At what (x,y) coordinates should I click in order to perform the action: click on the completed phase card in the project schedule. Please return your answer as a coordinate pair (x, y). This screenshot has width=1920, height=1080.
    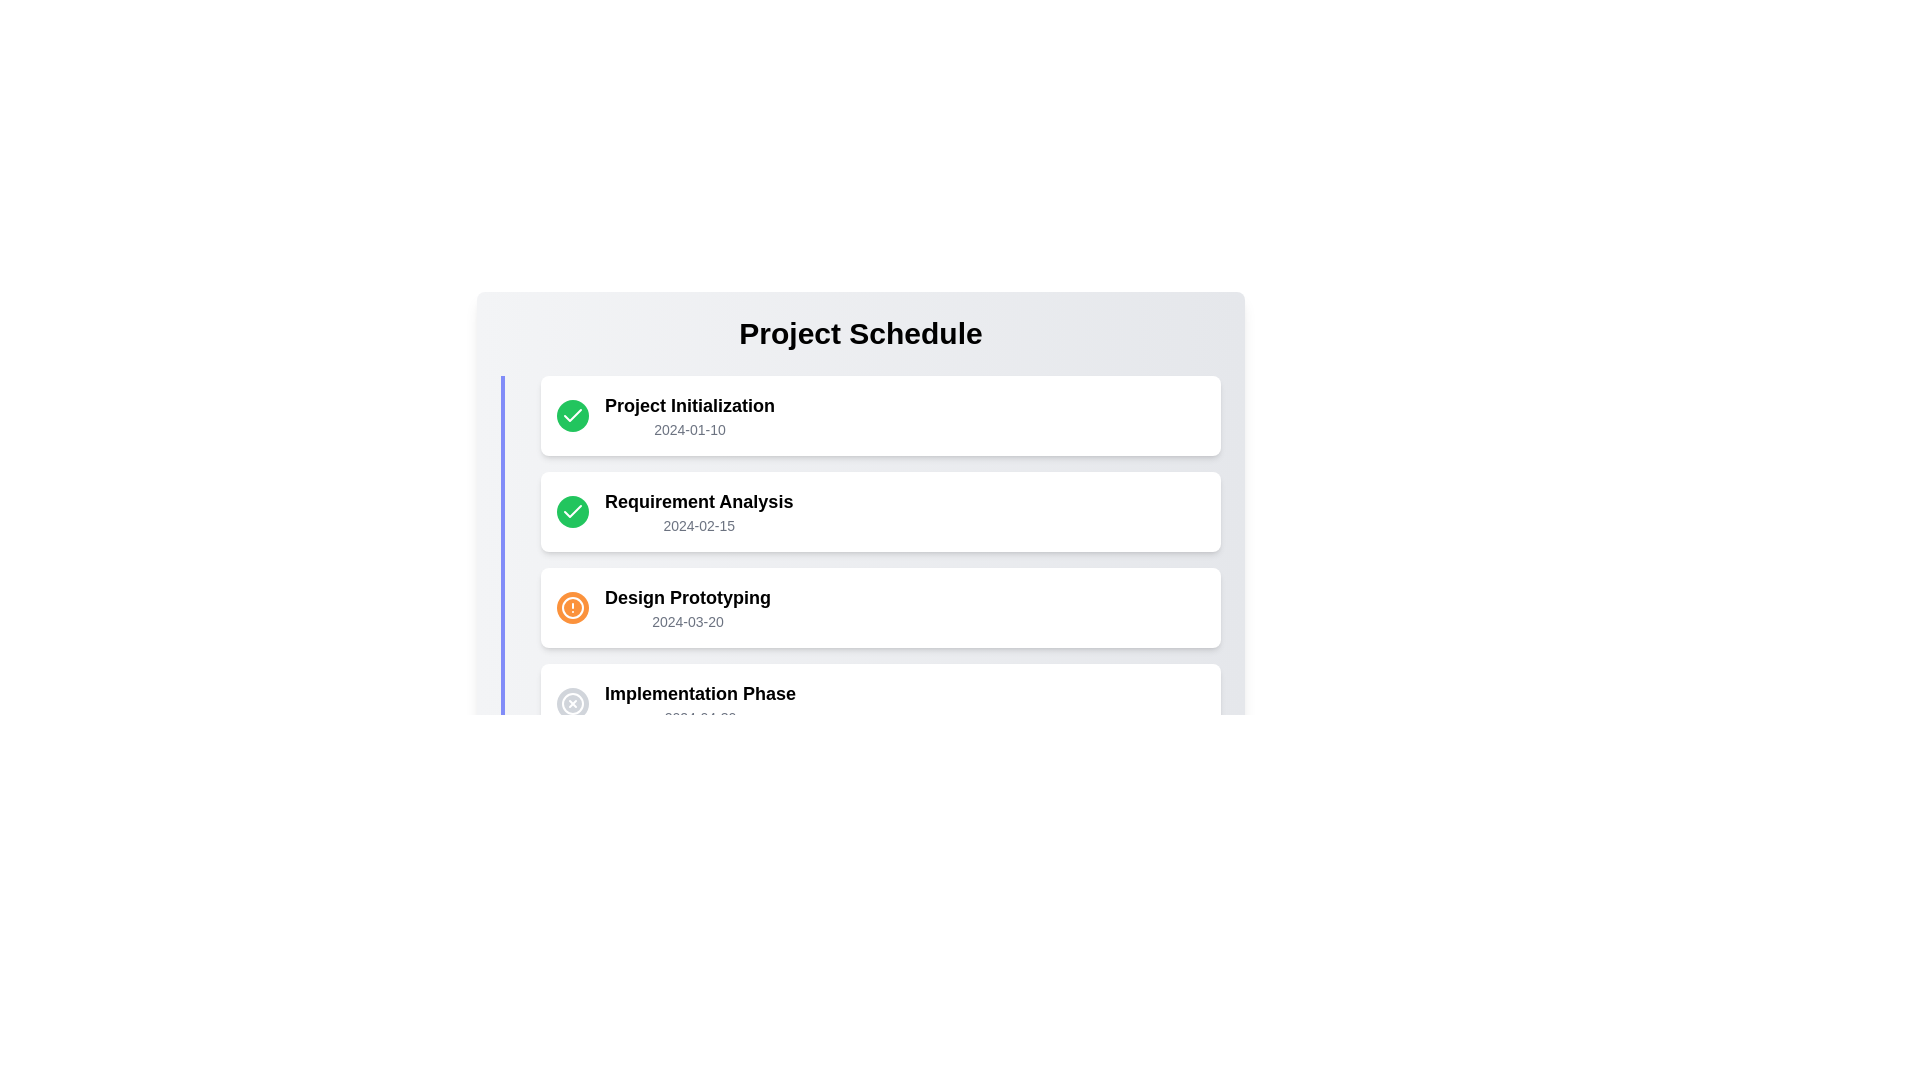
    Looking at the image, I should click on (880, 415).